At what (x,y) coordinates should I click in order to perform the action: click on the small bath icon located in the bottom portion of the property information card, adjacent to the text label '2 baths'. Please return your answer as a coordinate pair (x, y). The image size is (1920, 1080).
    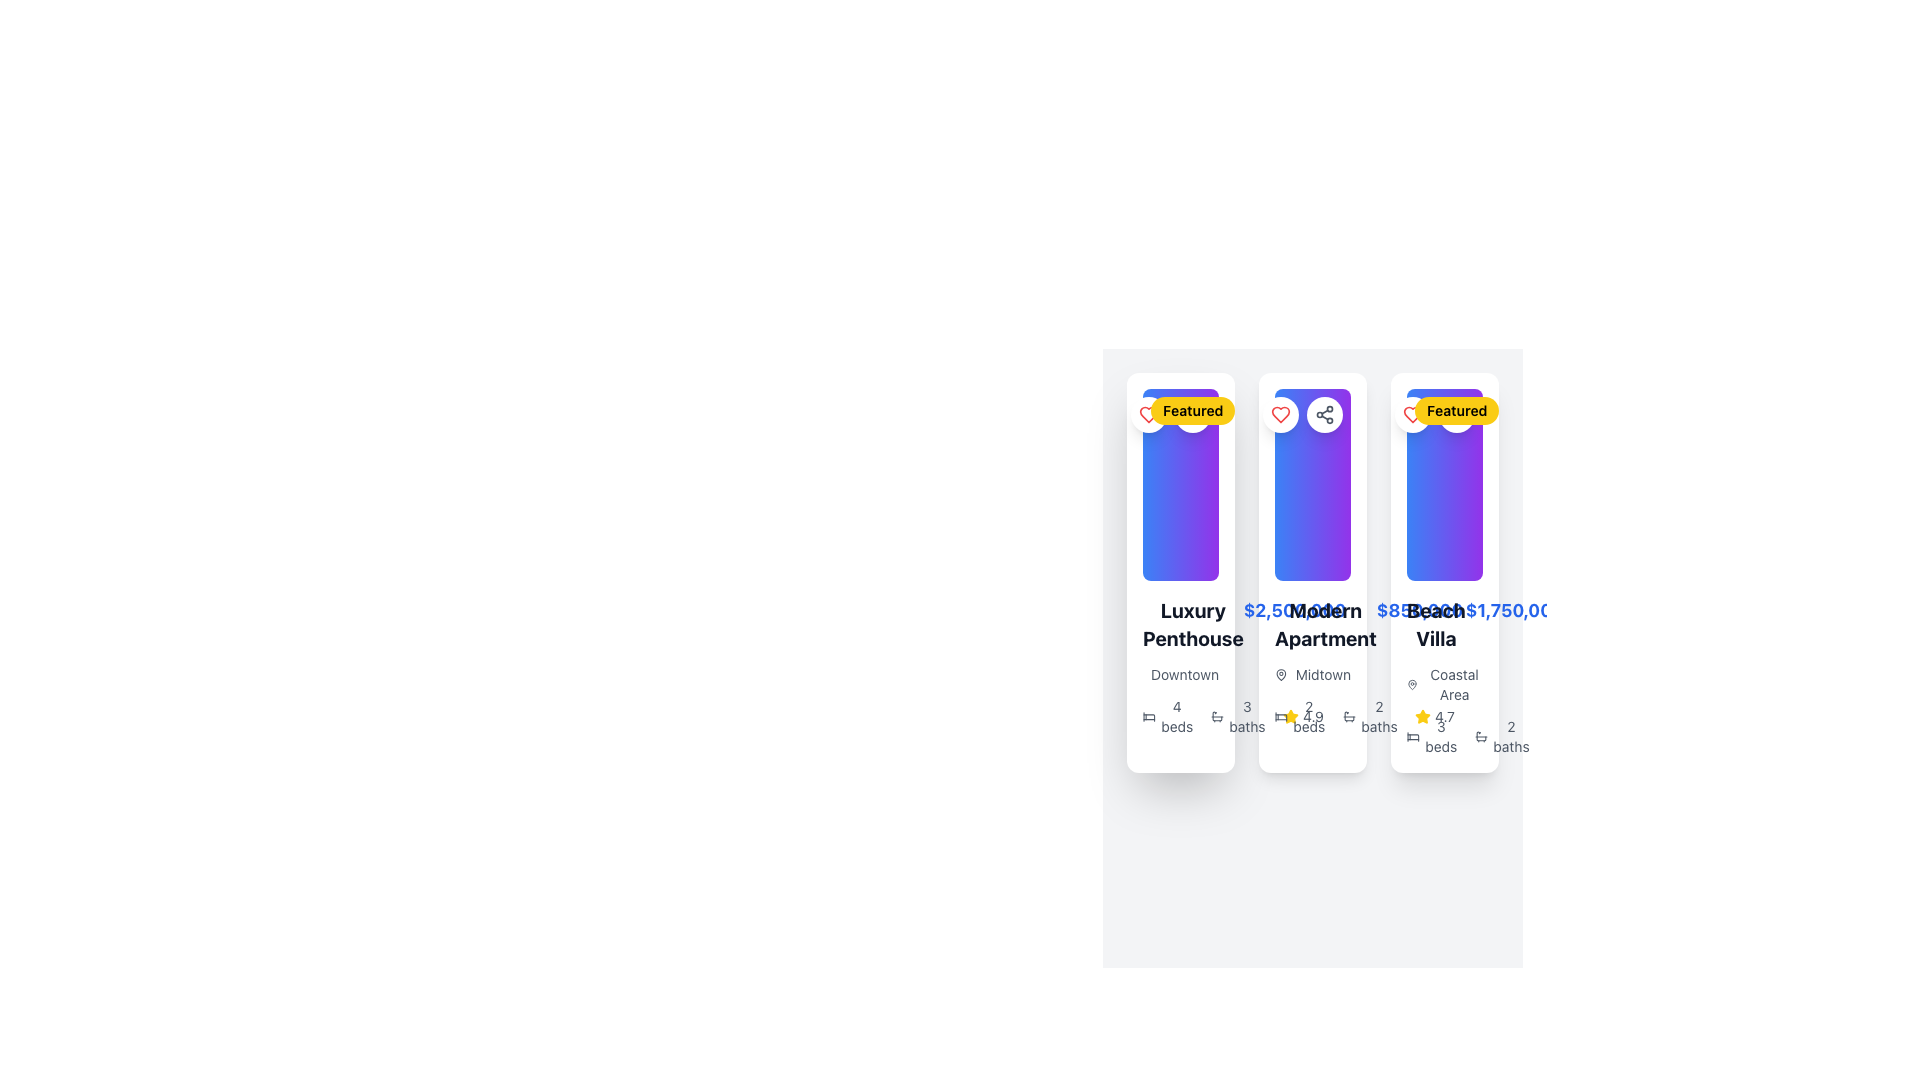
    Looking at the image, I should click on (1481, 736).